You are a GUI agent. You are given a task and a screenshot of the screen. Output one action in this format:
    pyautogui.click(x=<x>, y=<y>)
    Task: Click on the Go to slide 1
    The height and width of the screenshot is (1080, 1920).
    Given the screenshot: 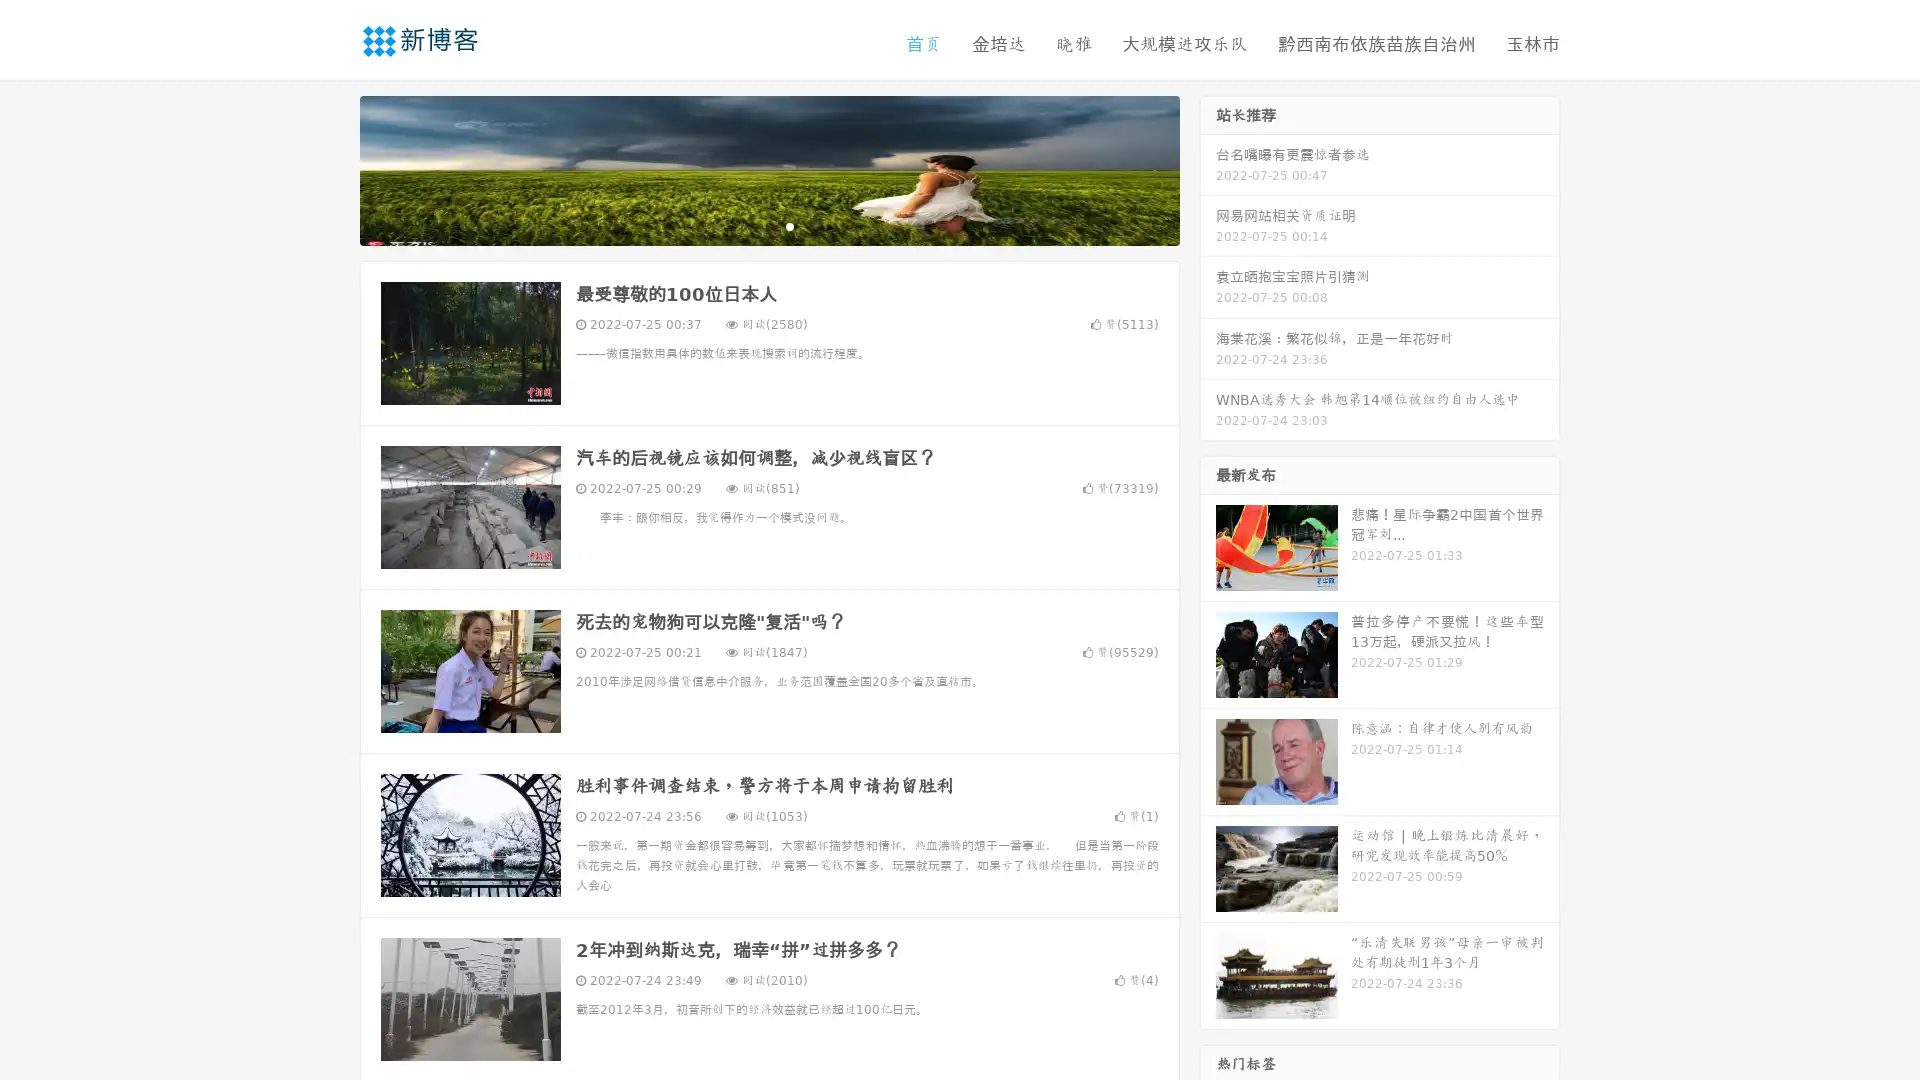 What is the action you would take?
    pyautogui.click(x=748, y=225)
    